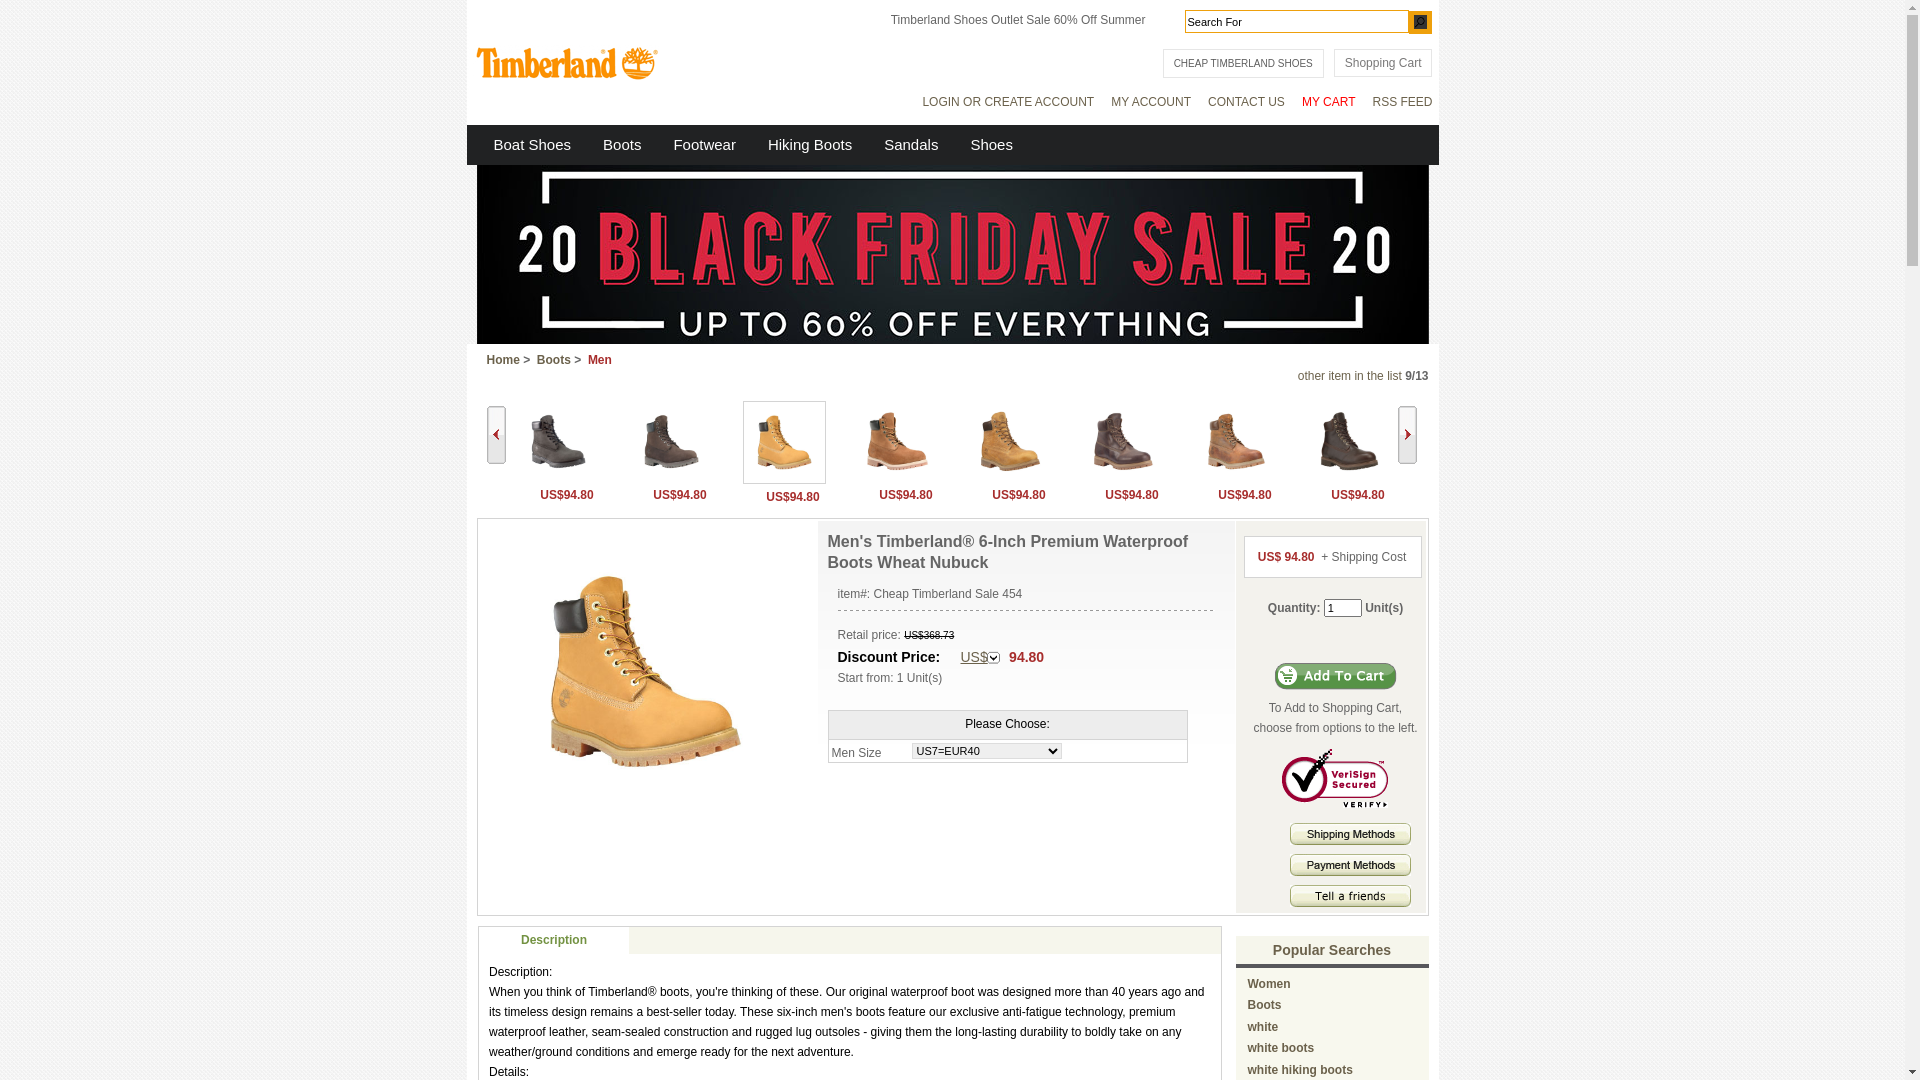  I want to click on 'CONTACT US', so click(1245, 100).